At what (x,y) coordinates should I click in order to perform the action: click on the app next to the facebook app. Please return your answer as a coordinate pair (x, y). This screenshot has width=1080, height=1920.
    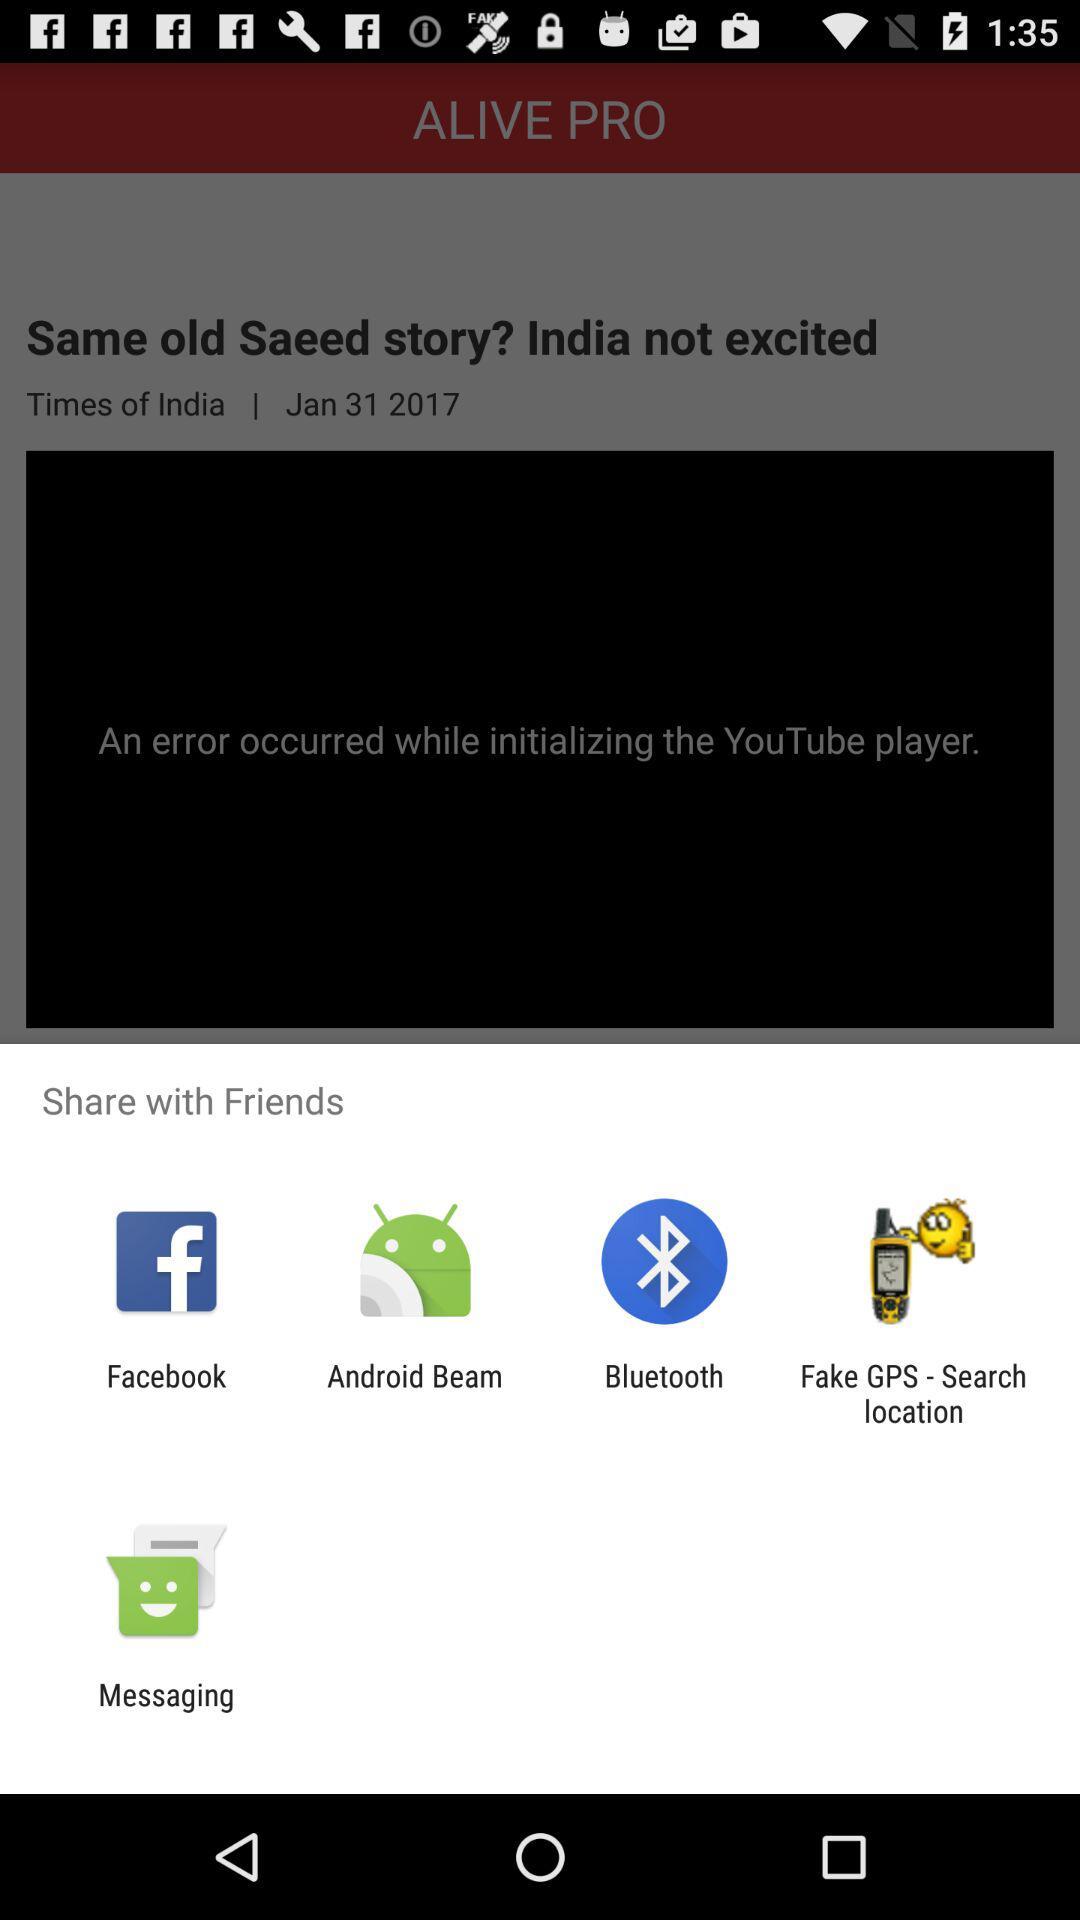
    Looking at the image, I should click on (414, 1392).